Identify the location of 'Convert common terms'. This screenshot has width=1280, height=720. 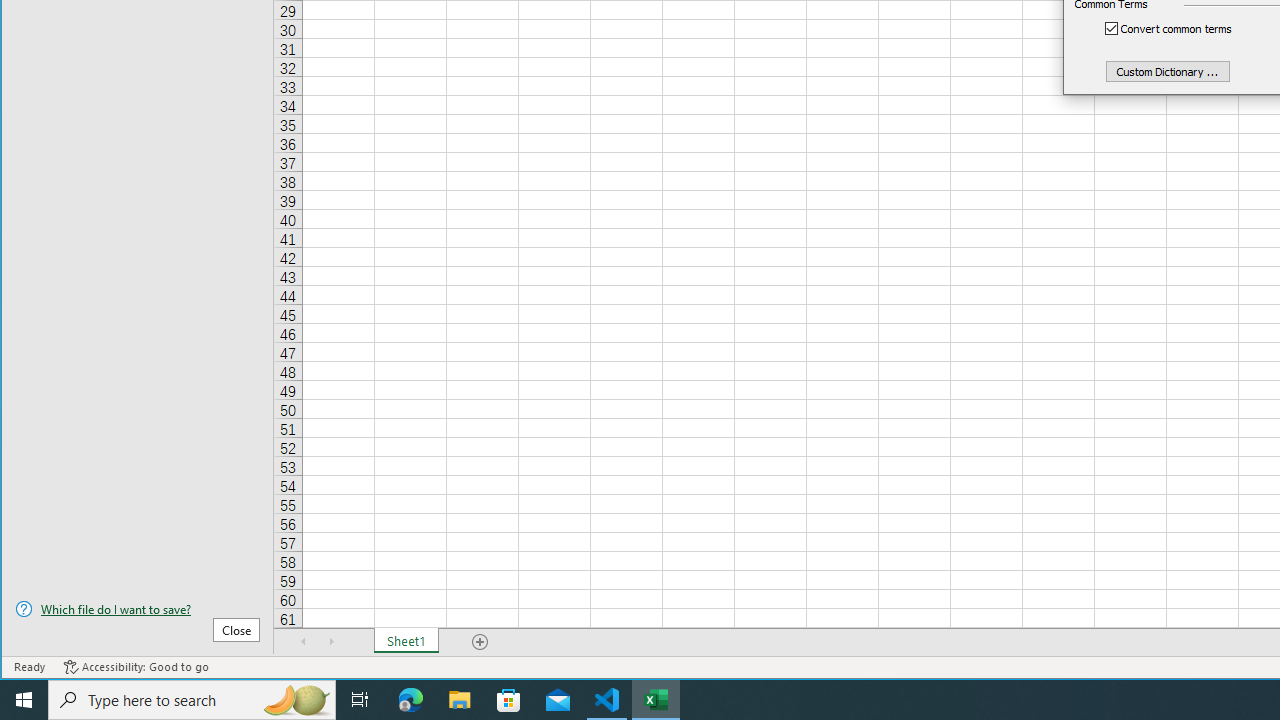
(1179, 28).